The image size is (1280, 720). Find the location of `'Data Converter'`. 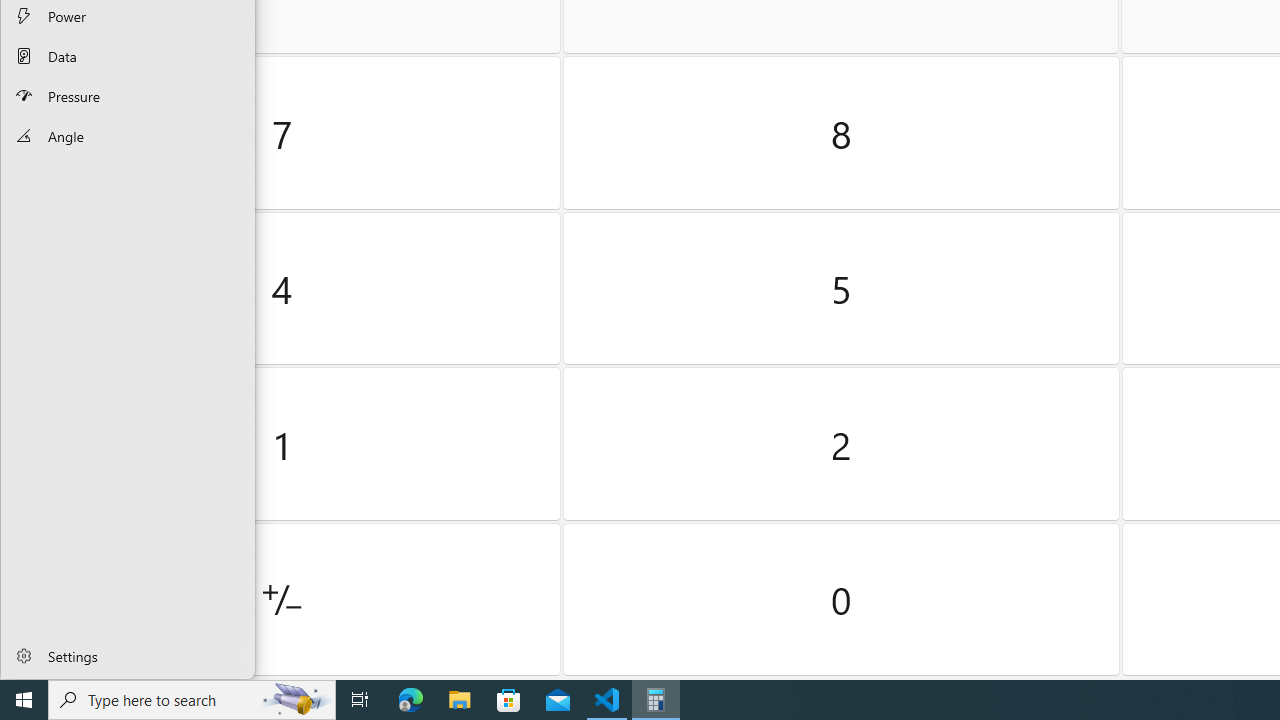

'Data Converter' is located at coordinates (127, 55).